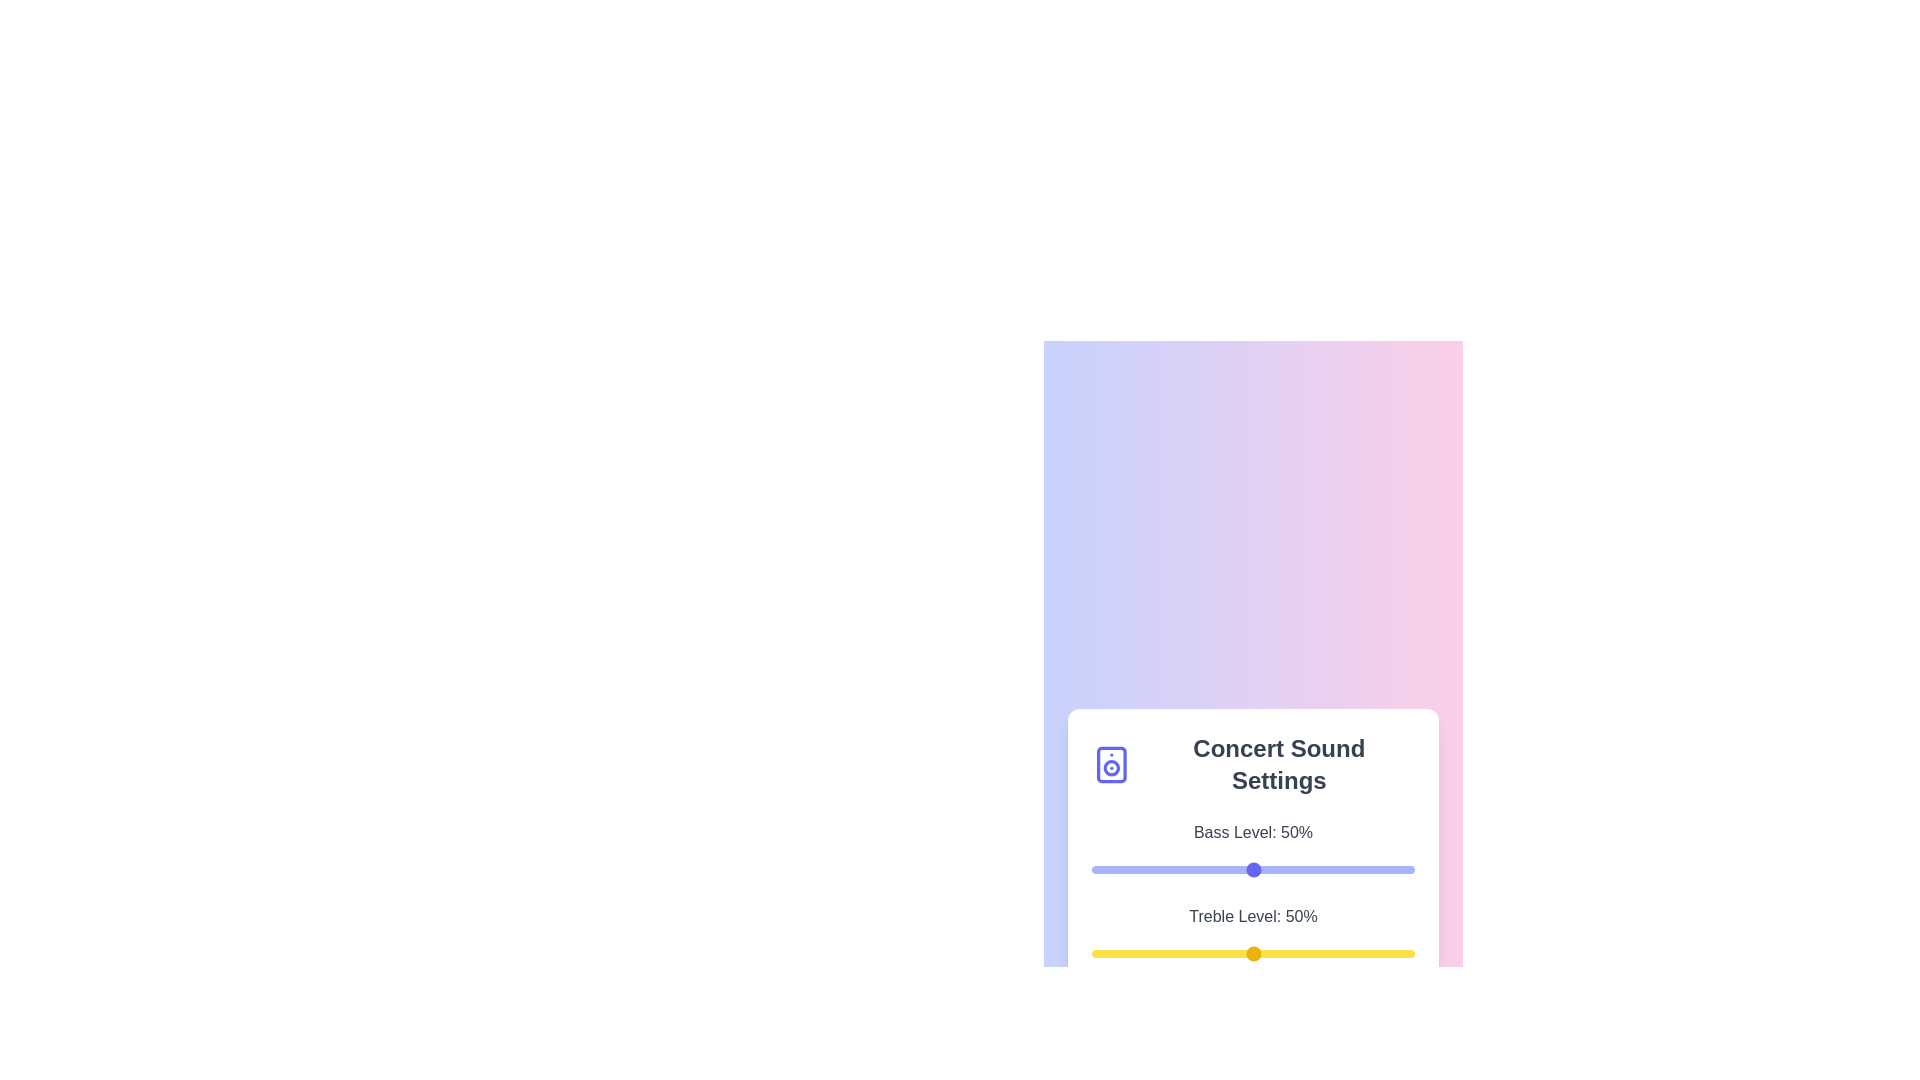  I want to click on the bass level slider to 62%, so click(1292, 869).